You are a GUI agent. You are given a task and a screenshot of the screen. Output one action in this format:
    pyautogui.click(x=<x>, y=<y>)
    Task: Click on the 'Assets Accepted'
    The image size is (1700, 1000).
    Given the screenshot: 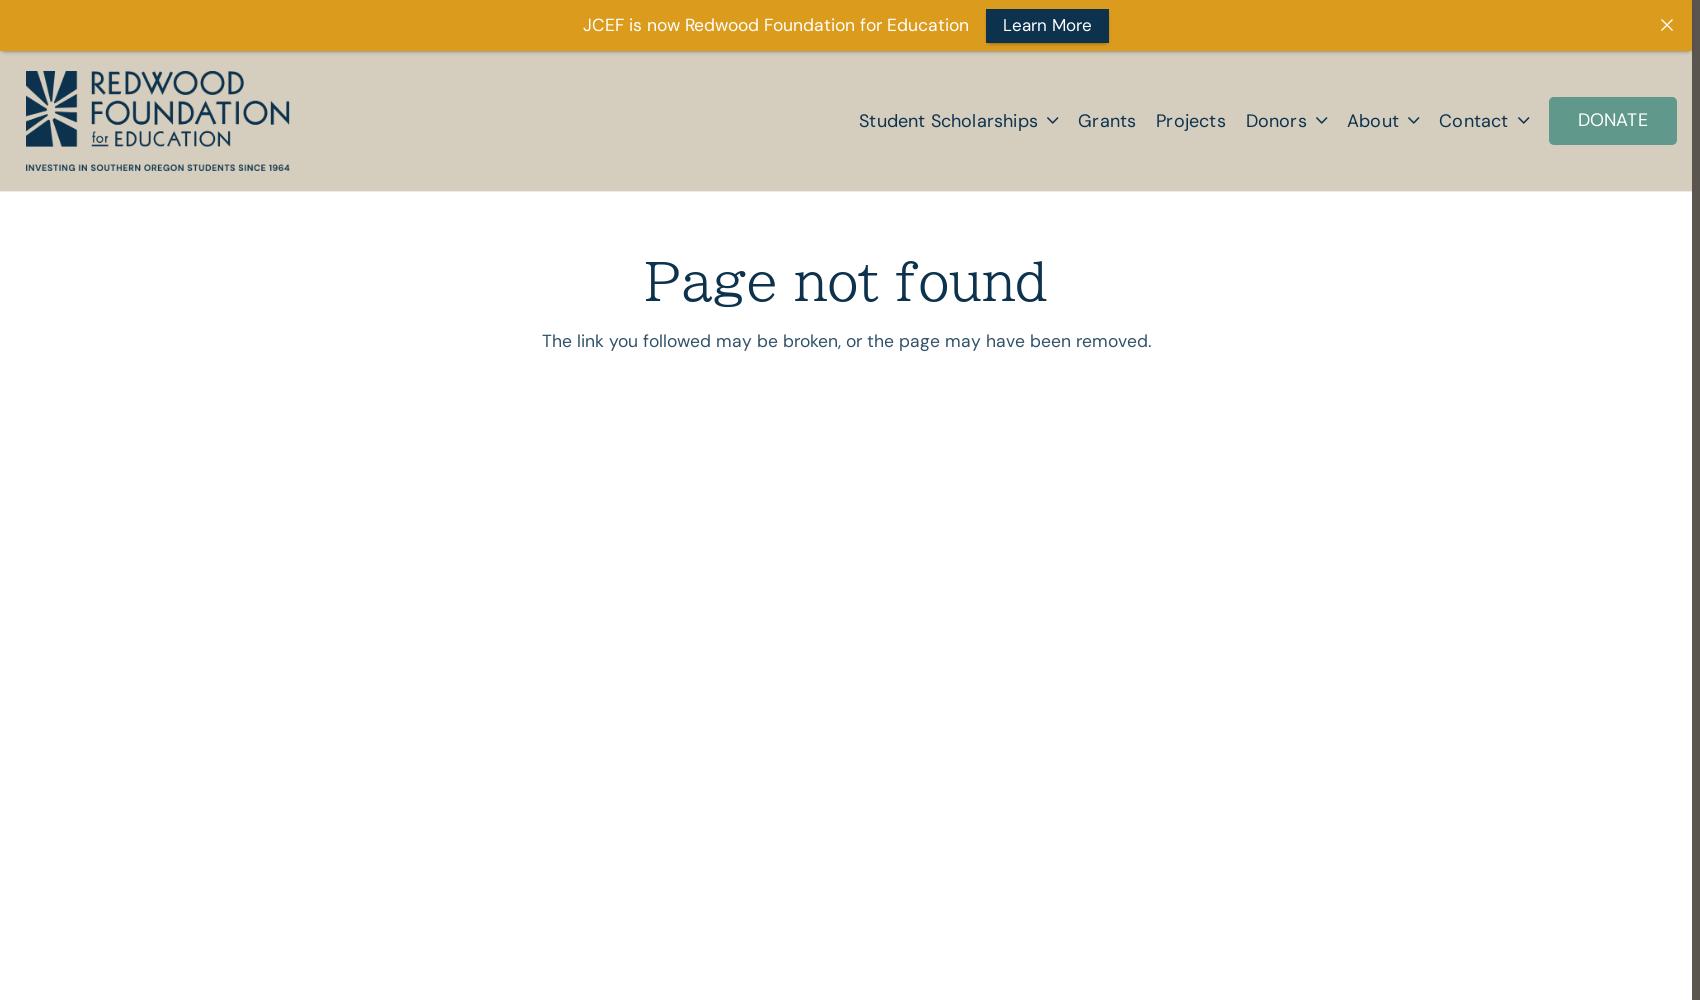 What is the action you would take?
    pyautogui.click(x=1327, y=393)
    